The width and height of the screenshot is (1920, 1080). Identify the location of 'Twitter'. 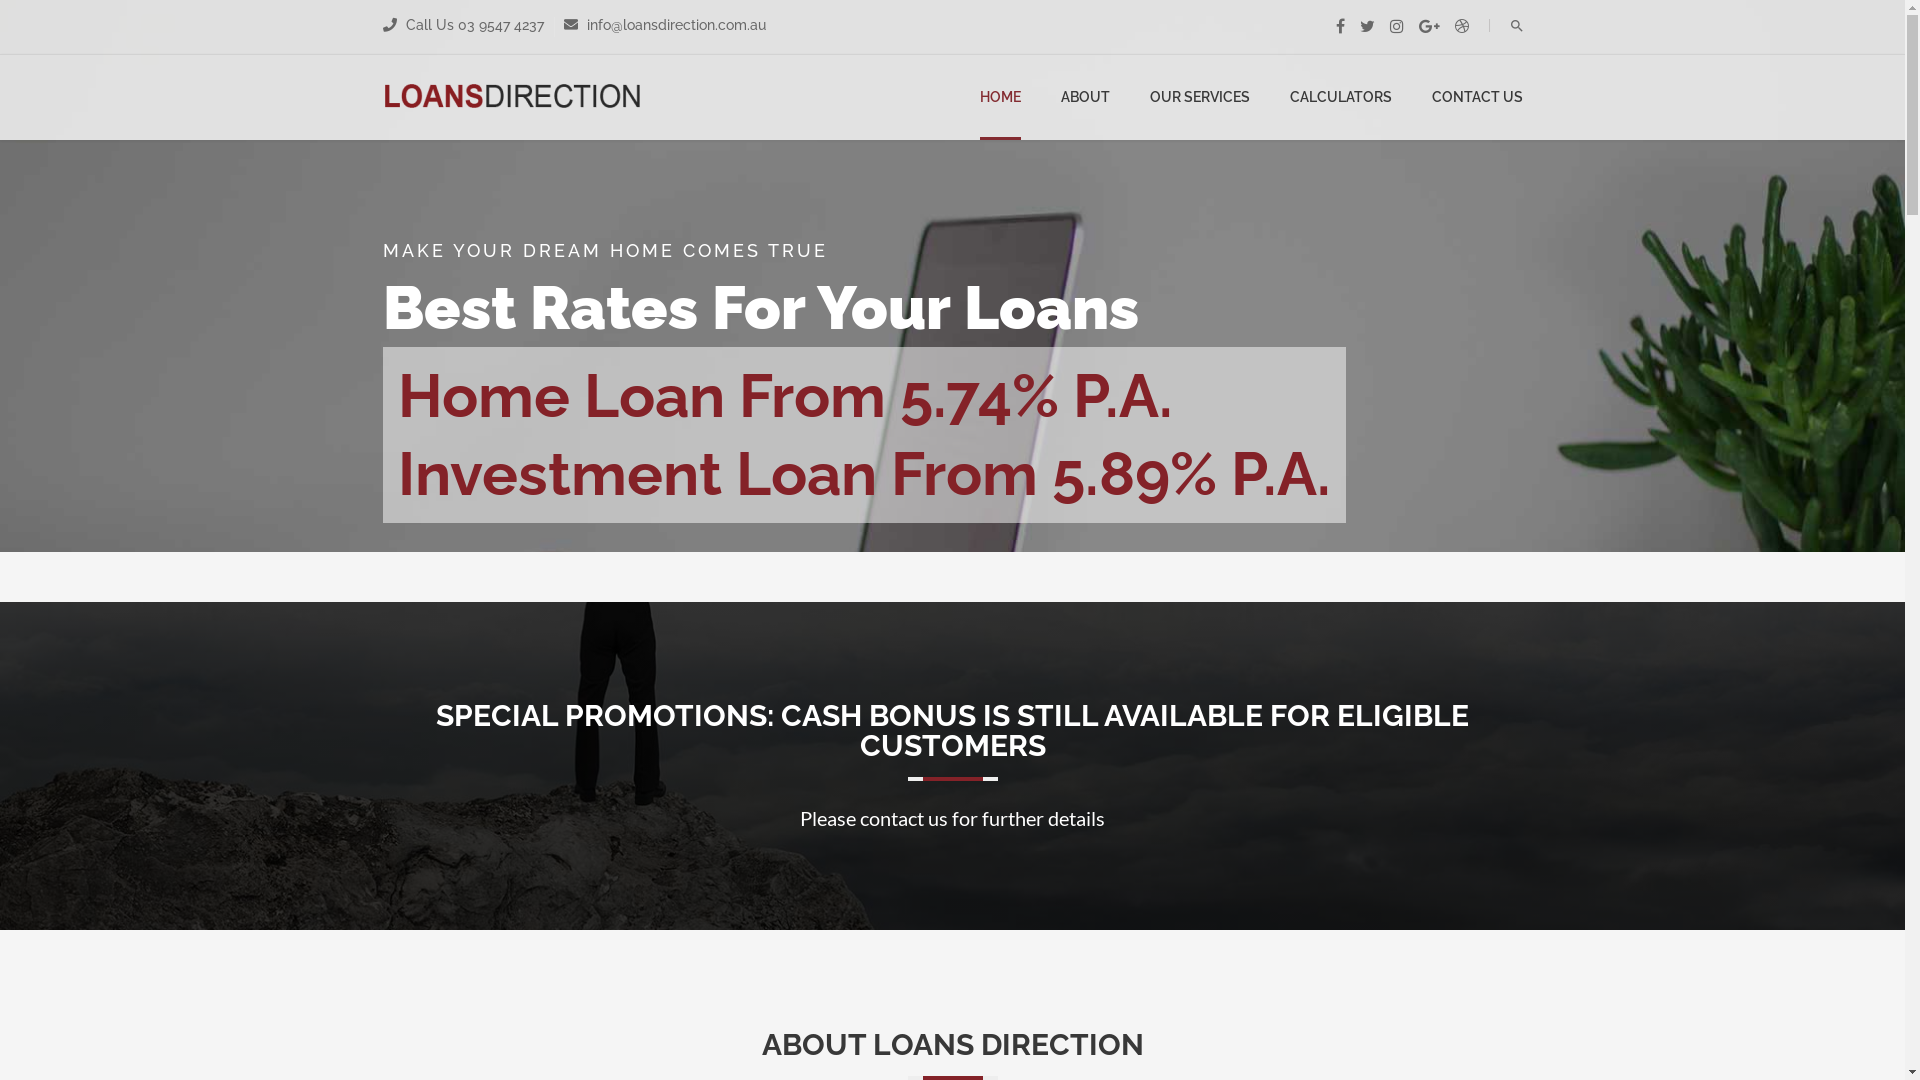
(1366, 26).